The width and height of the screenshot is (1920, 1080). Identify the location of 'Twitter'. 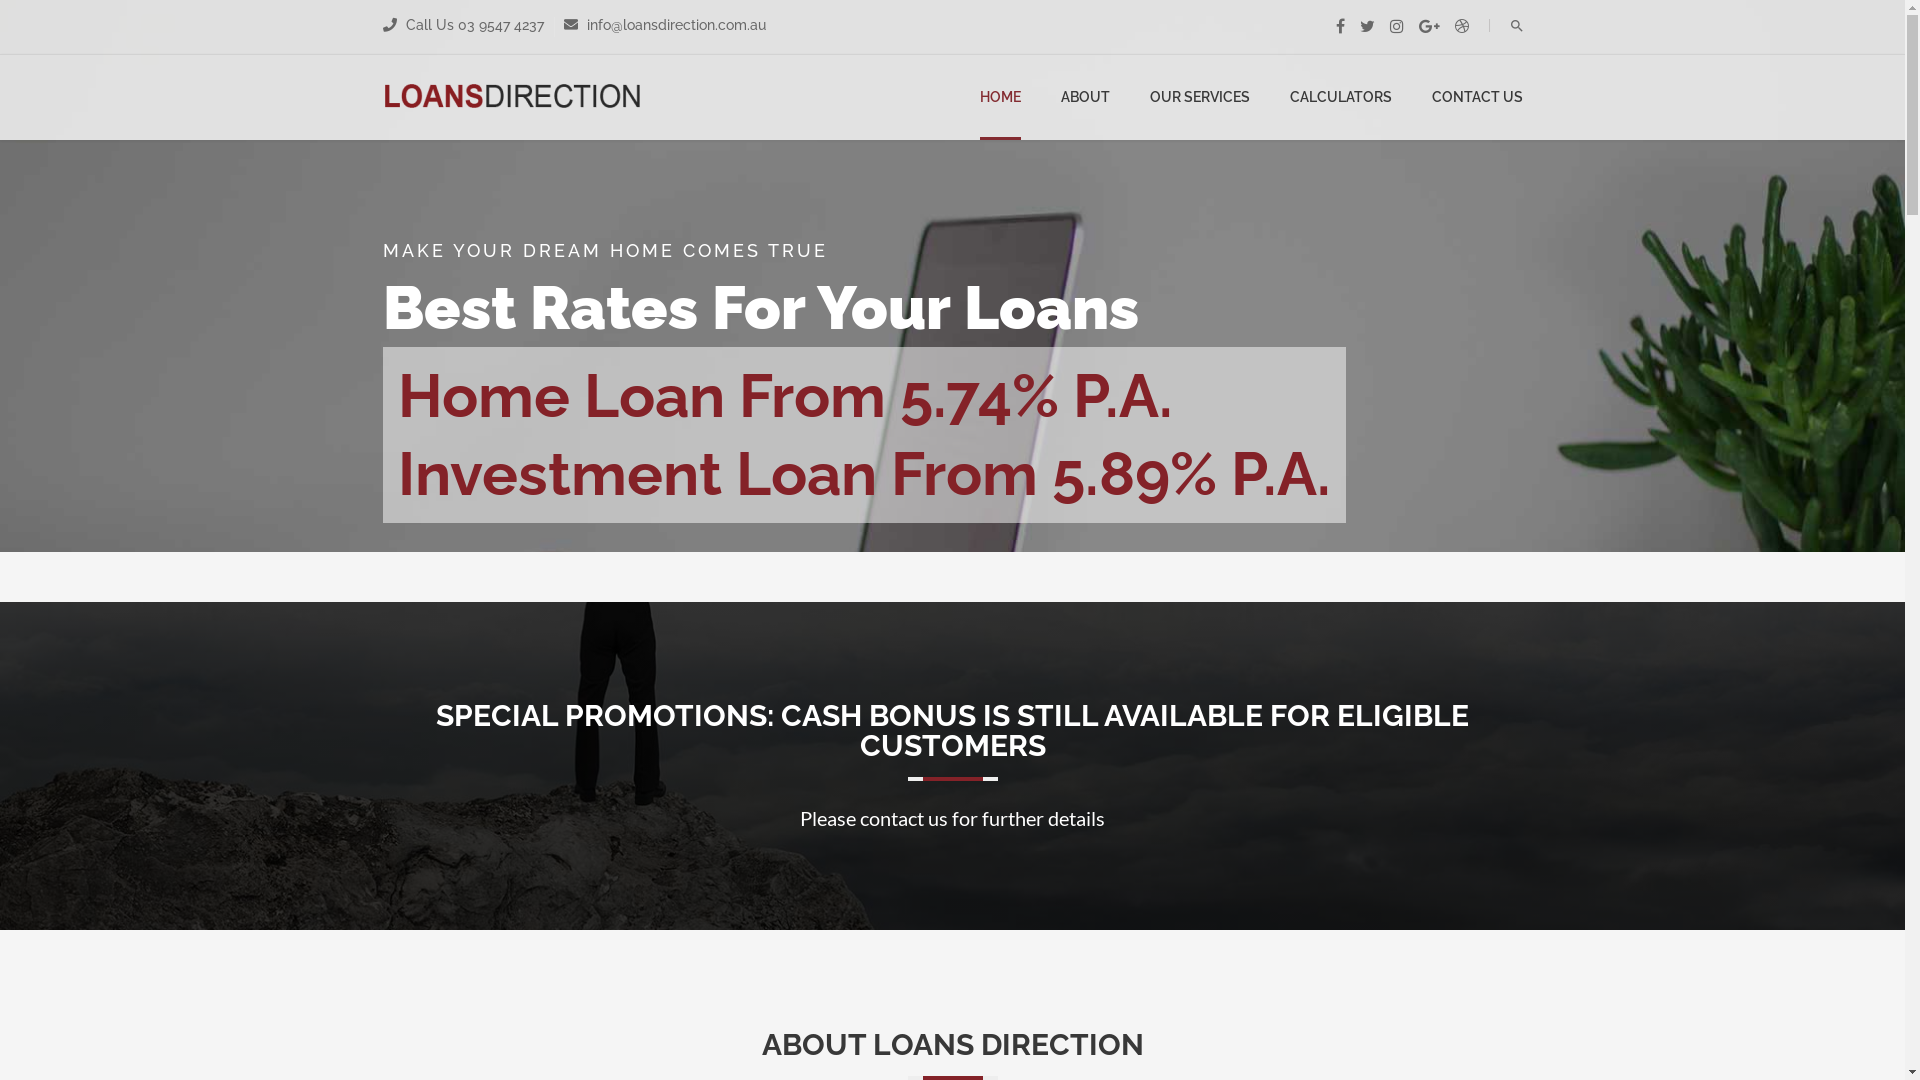
(1366, 26).